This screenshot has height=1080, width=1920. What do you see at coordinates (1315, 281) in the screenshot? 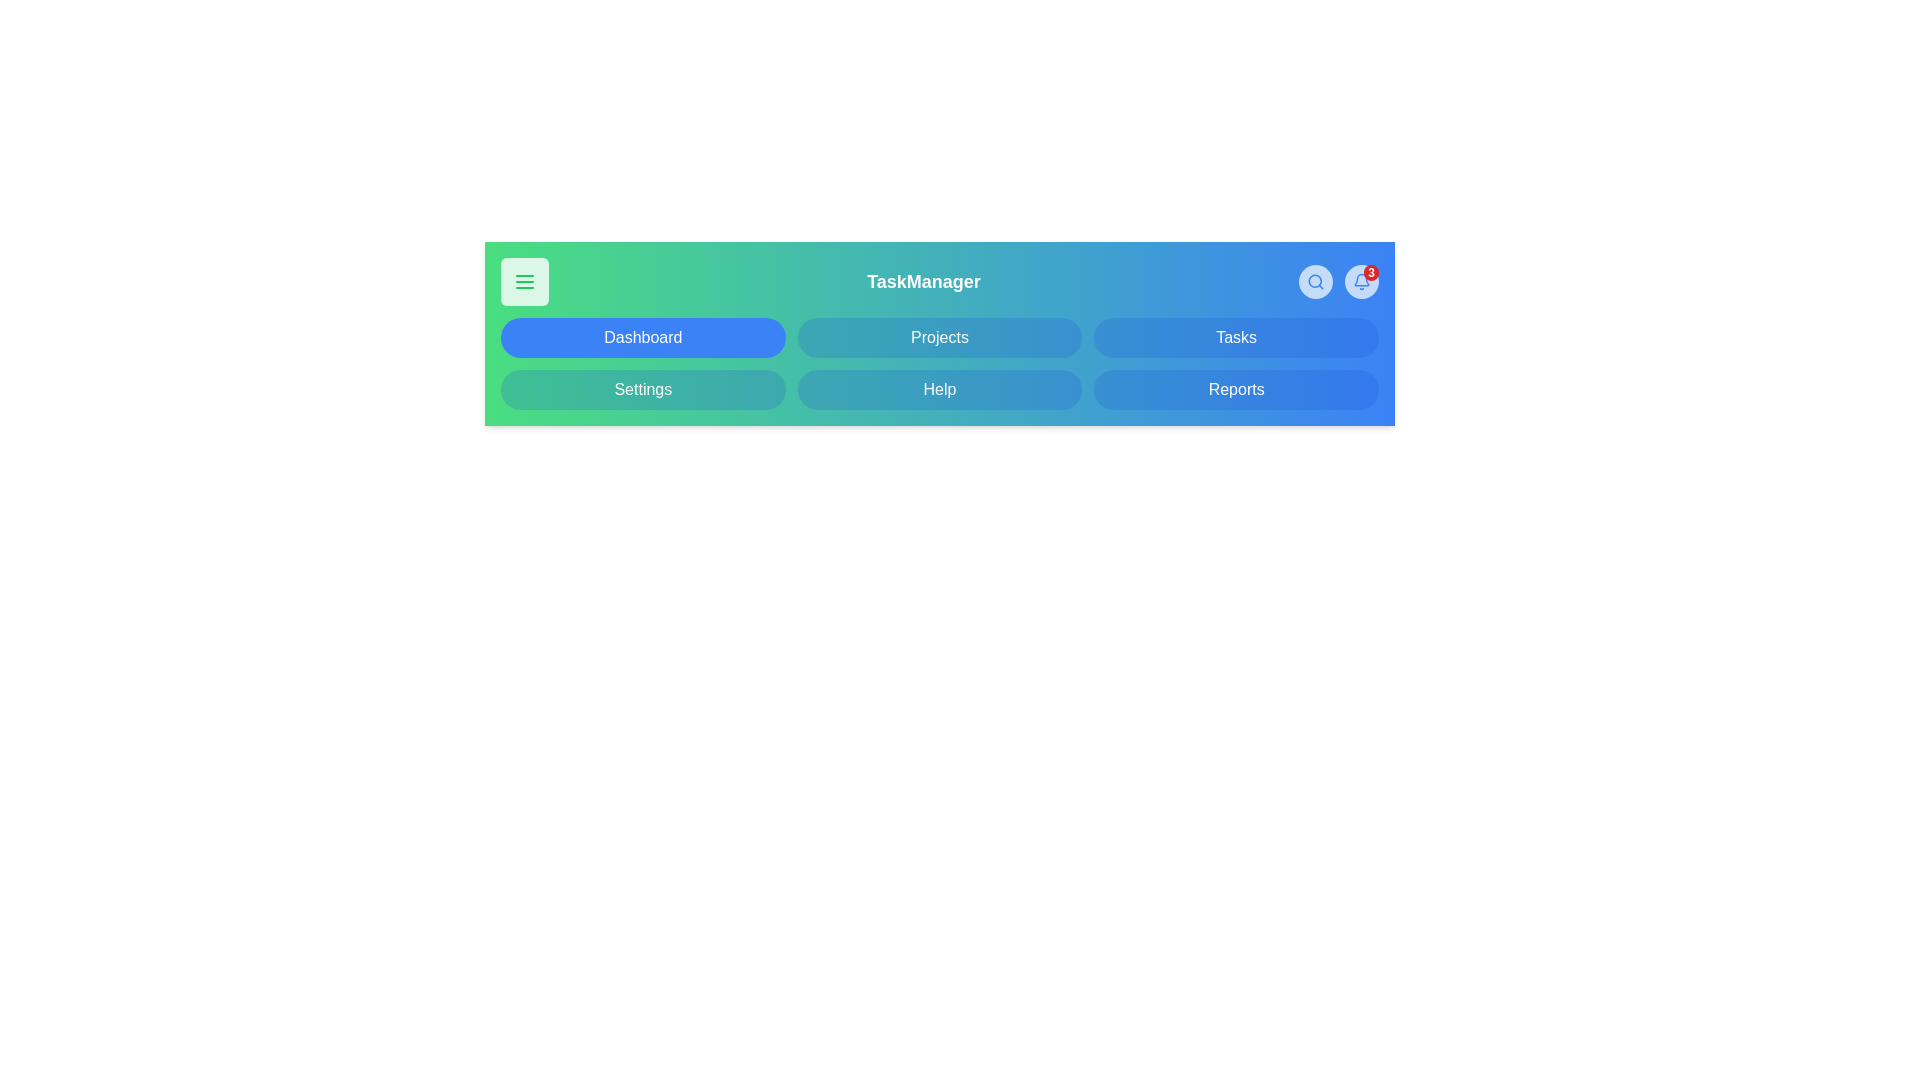
I see `the search button to initiate a search` at bounding box center [1315, 281].